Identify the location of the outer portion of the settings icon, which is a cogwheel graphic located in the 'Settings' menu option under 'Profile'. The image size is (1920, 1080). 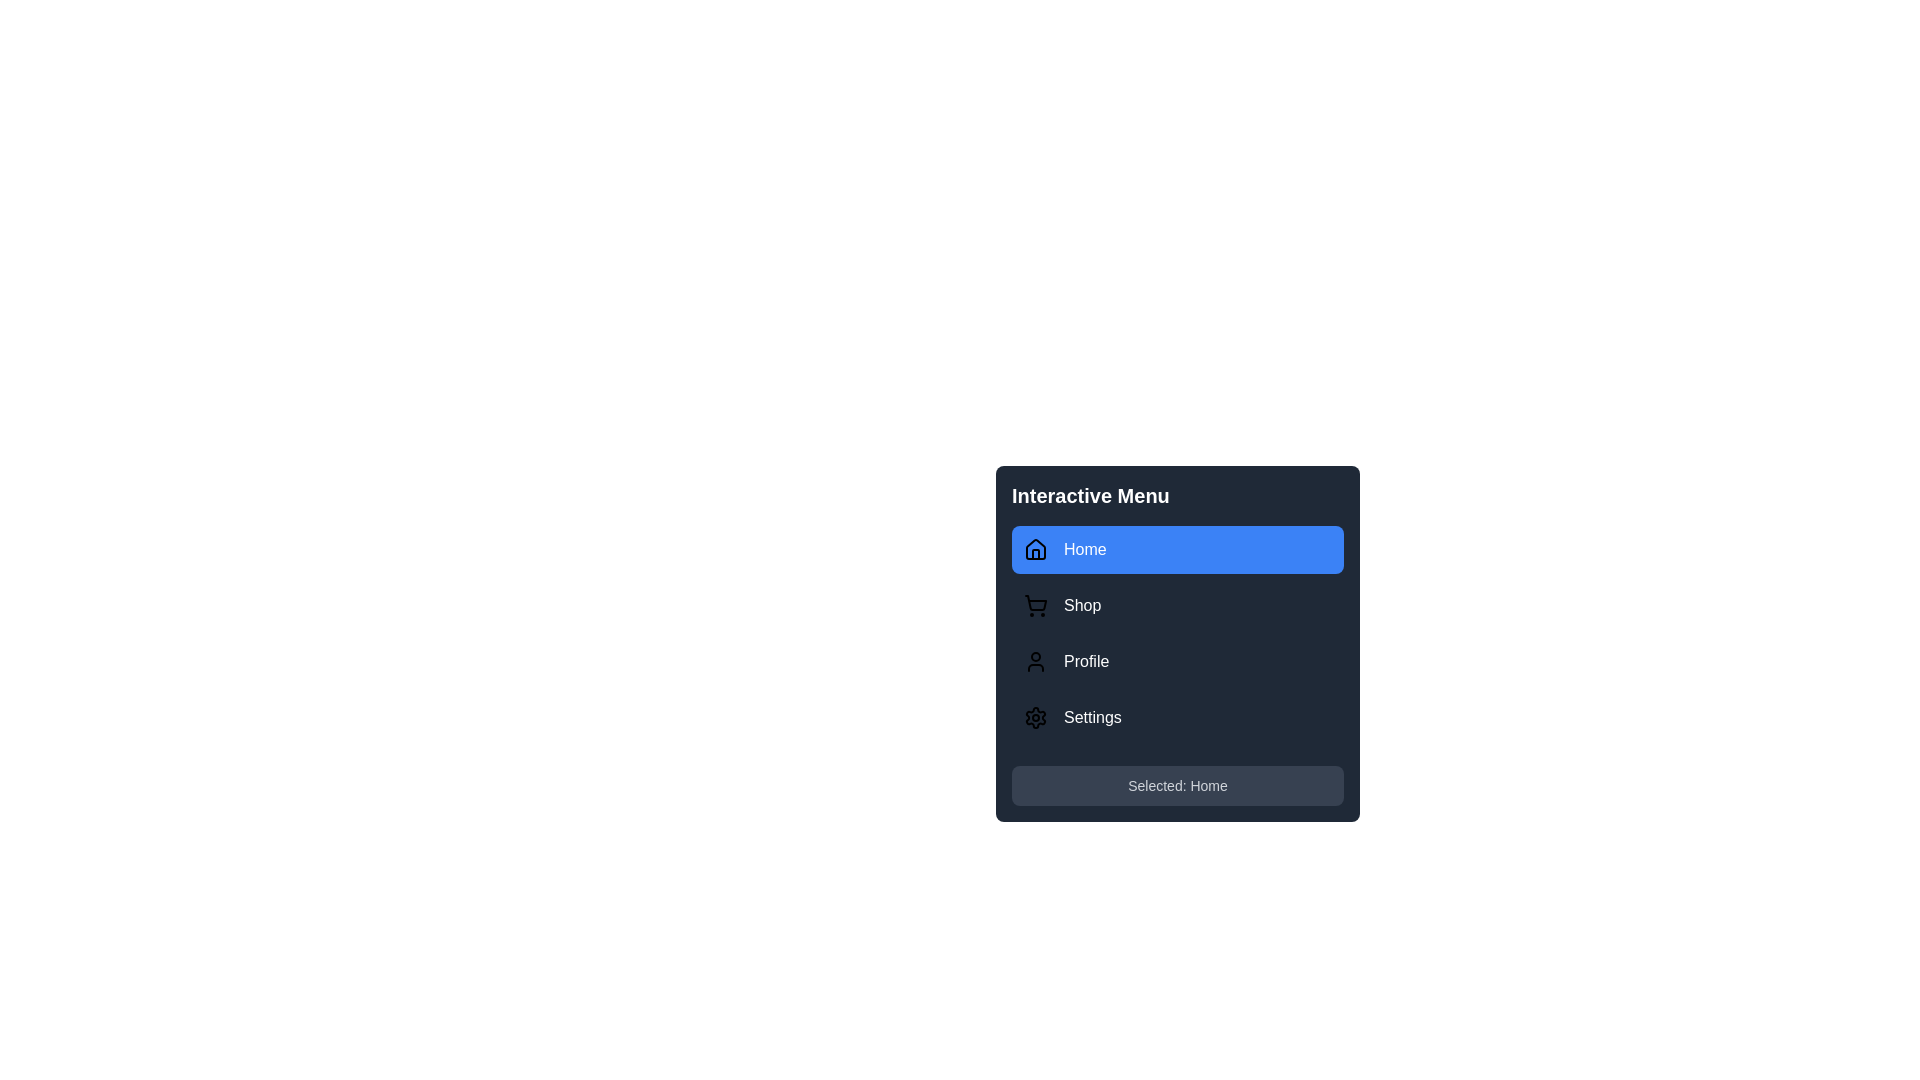
(1036, 716).